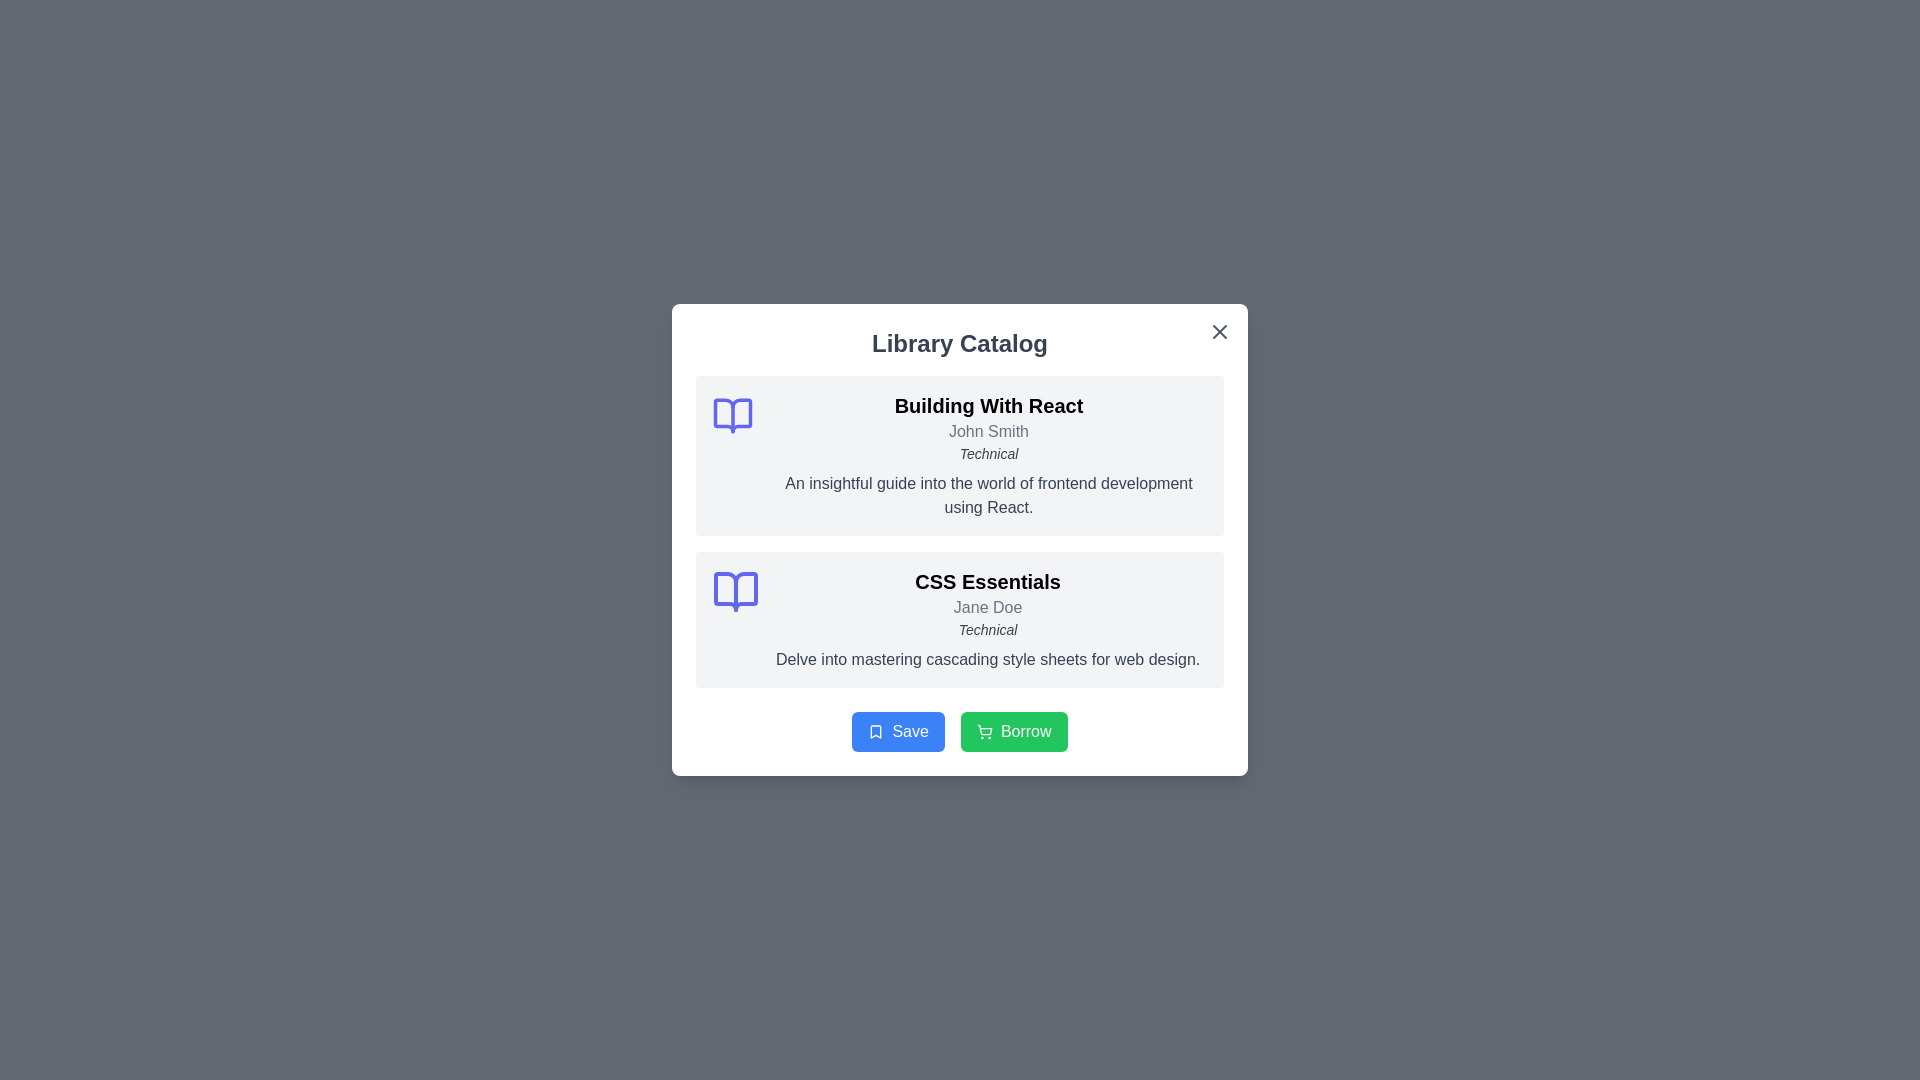  What do you see at coordinates (988, 495) in the screenshot?
I see `text snippet labeled 'An insightful guide into the world of frontend development using React.' located in the 'Building With React' section of the 'Library Catalog' popup modal` at bounding box center [988, 495].